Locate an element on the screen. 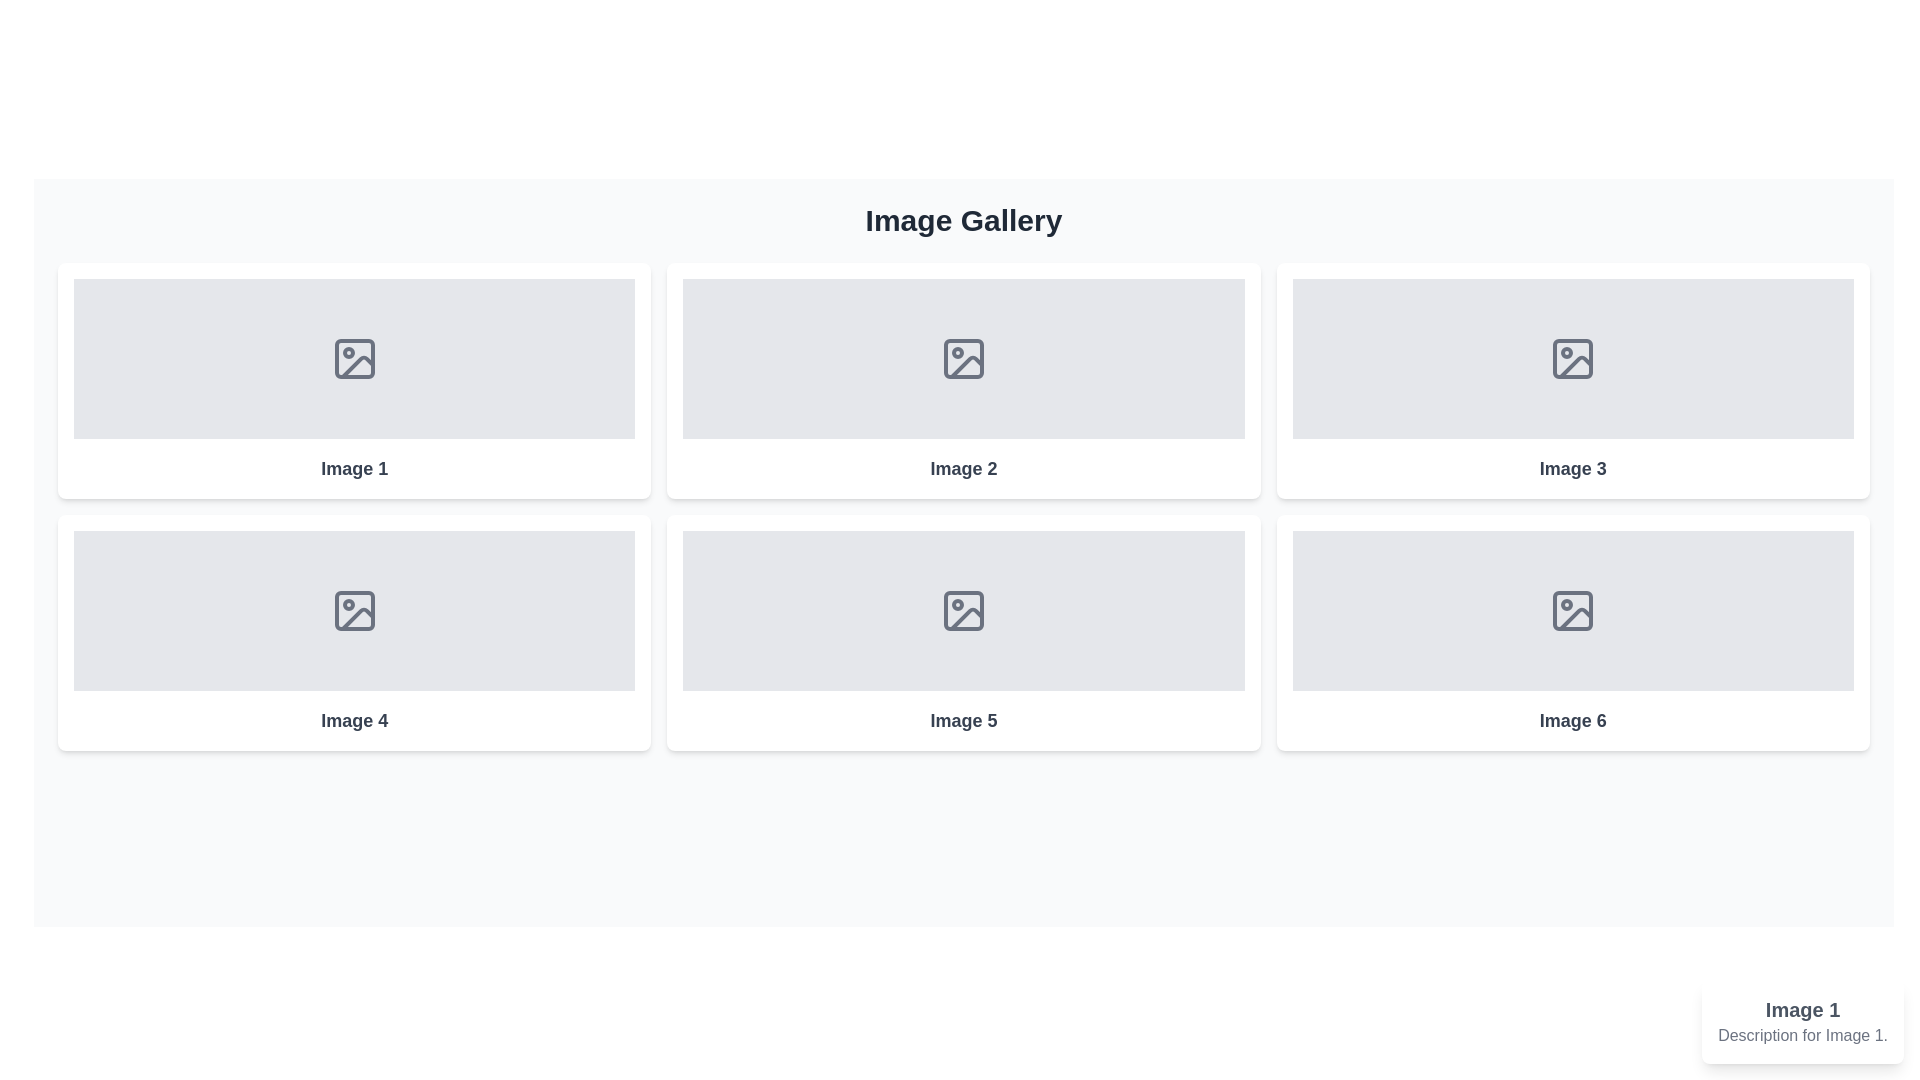 The height and width of the screenshot is (1080, 1920). the static text header that indicates the title or purpose of the image gallery, located in the upper-central portion of the interface is located at coordinates (964, 220).